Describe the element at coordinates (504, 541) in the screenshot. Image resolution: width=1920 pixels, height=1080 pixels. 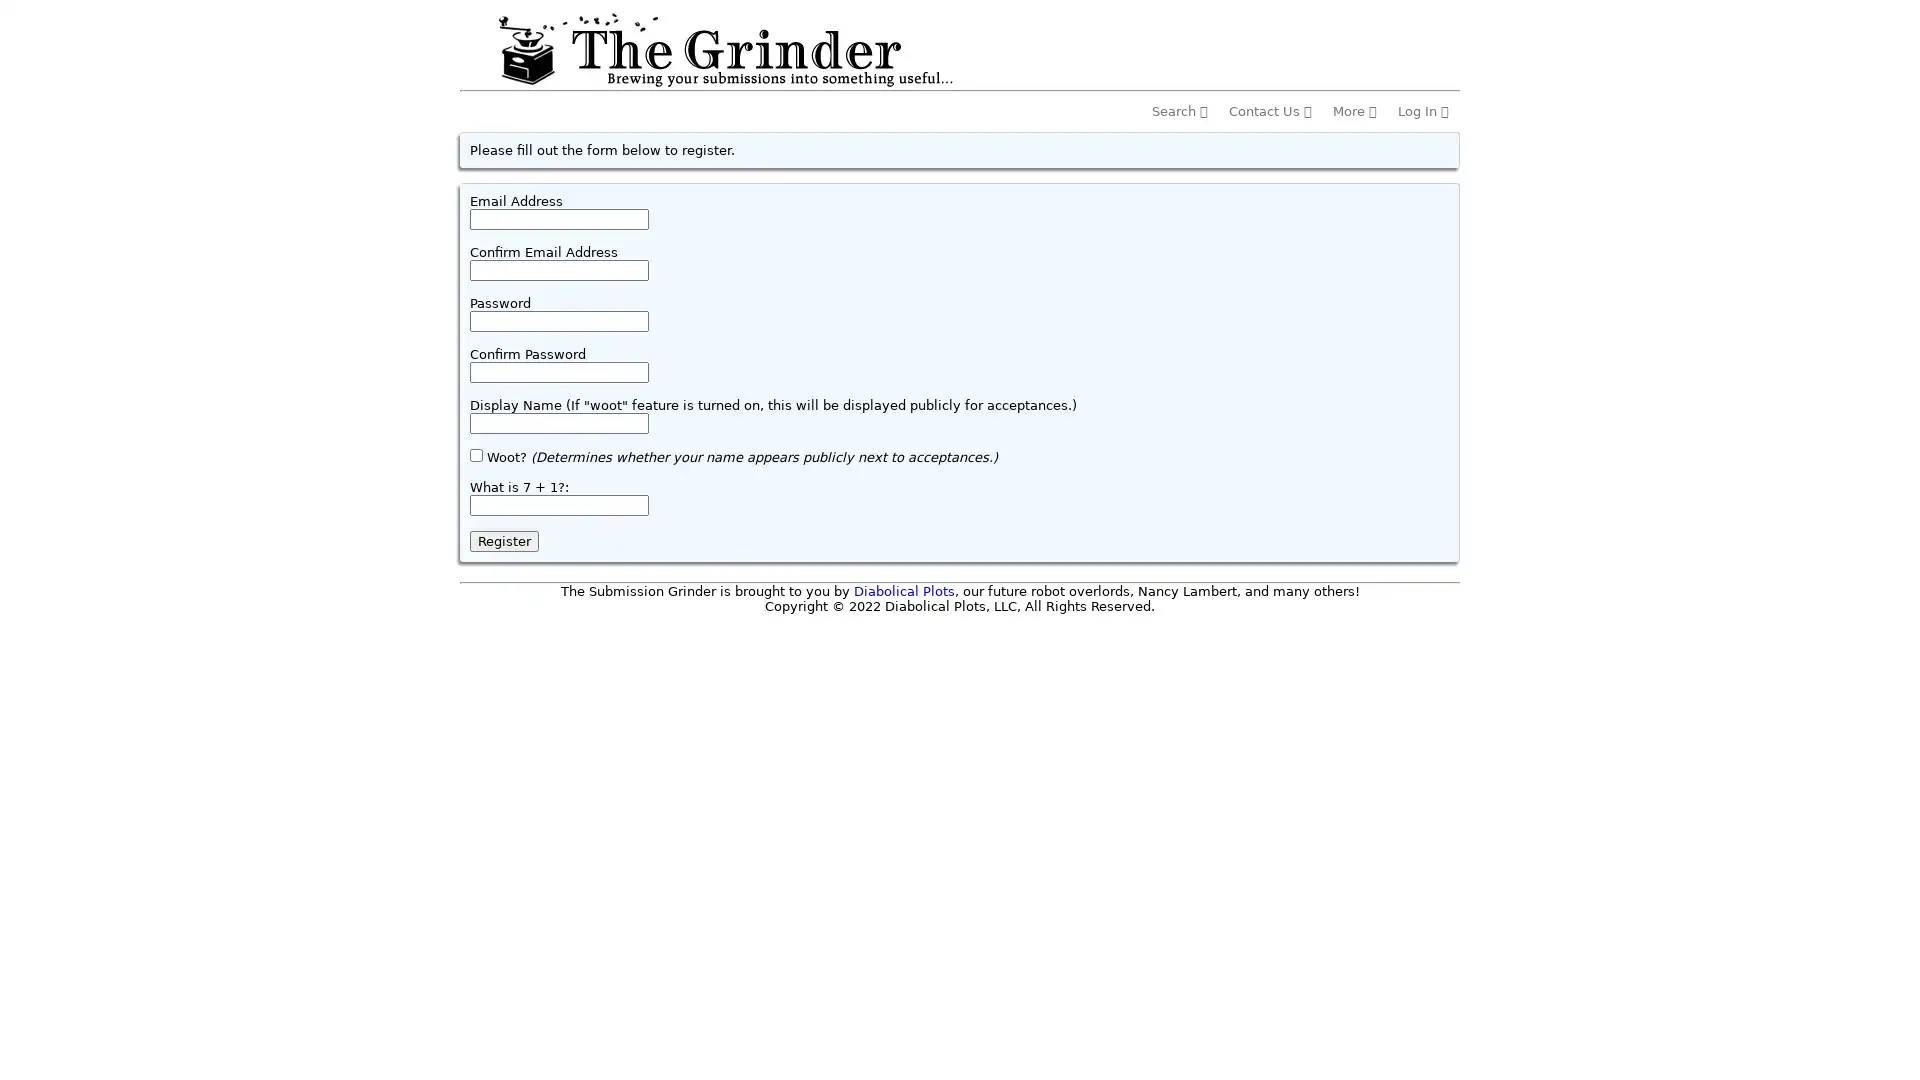
I see `Register` at that location.